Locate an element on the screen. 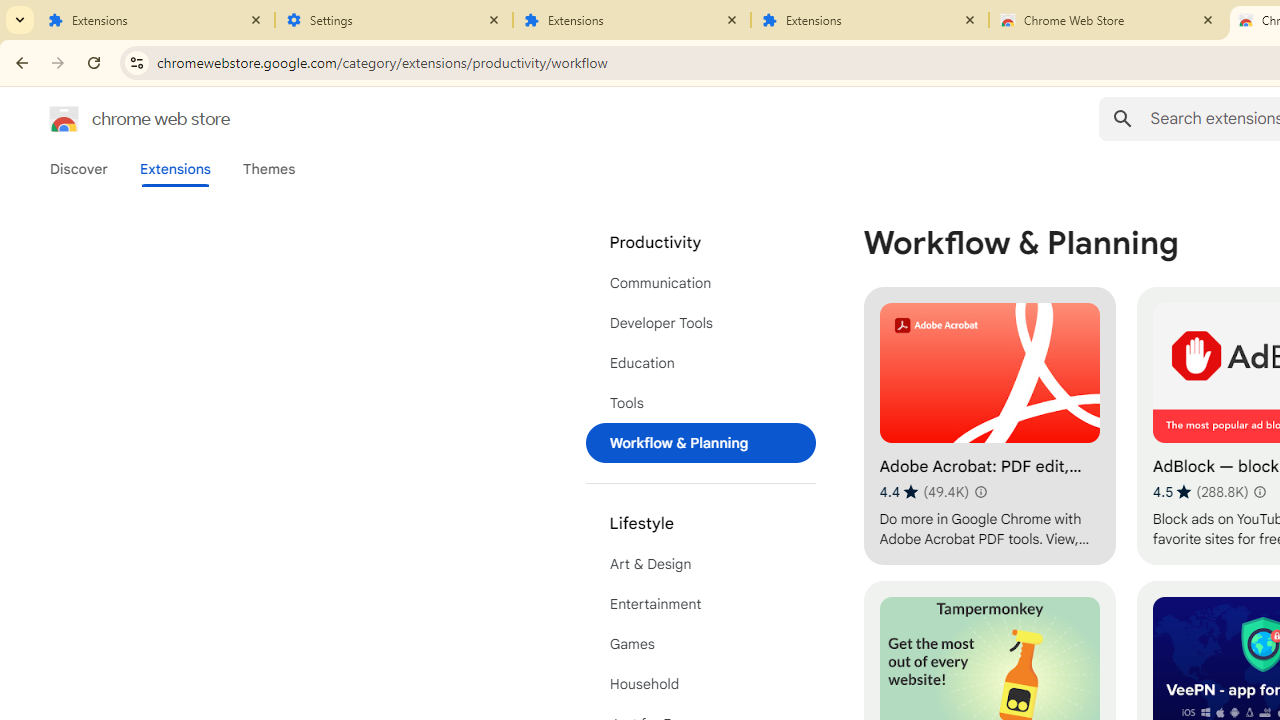 Image resolution: width=1280 pixels, height=720 pixels. 'Workflow & Planning (selected)' is located at coordinates (700, 442).